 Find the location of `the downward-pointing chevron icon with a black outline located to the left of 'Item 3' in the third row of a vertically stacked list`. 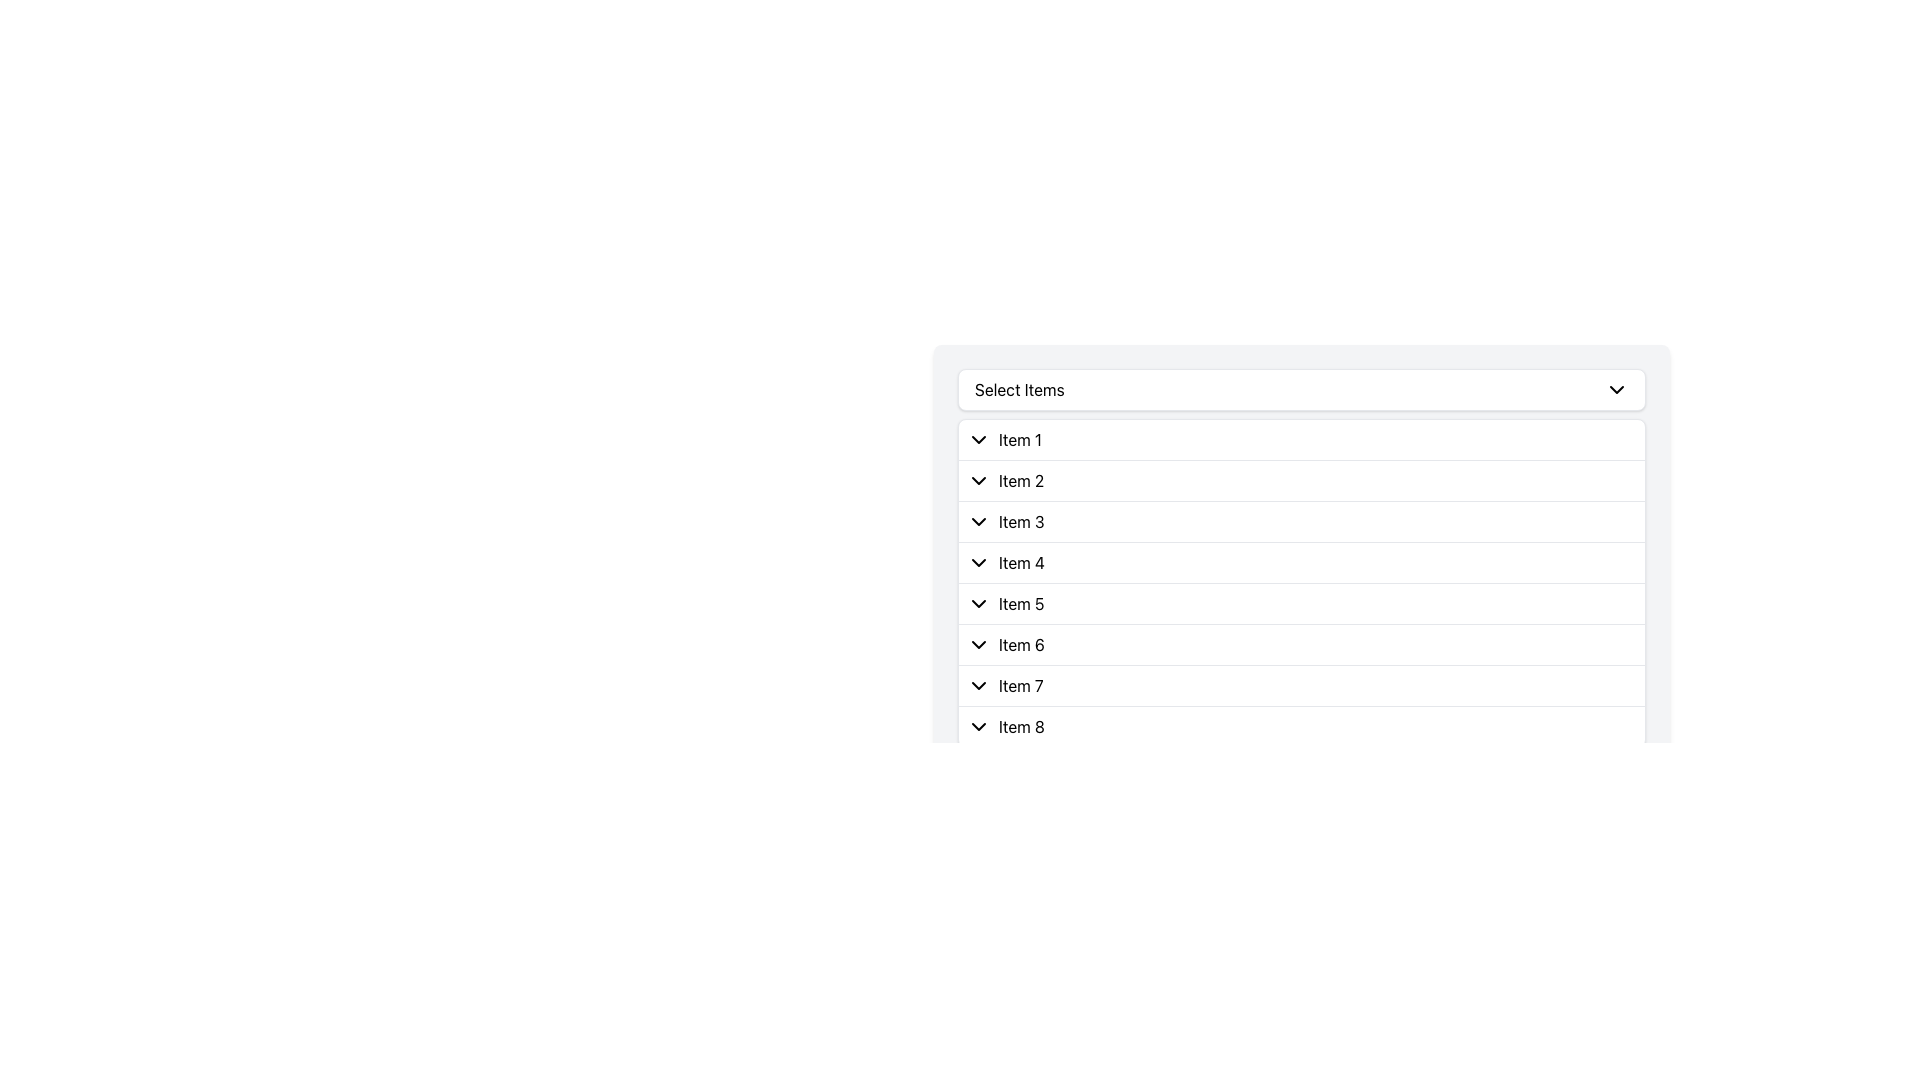

the downward-pointing chevron icon with a black outline located to the left of 'Item 3' in the third row of a vertically stacked list is located at coordinates (979, 520).